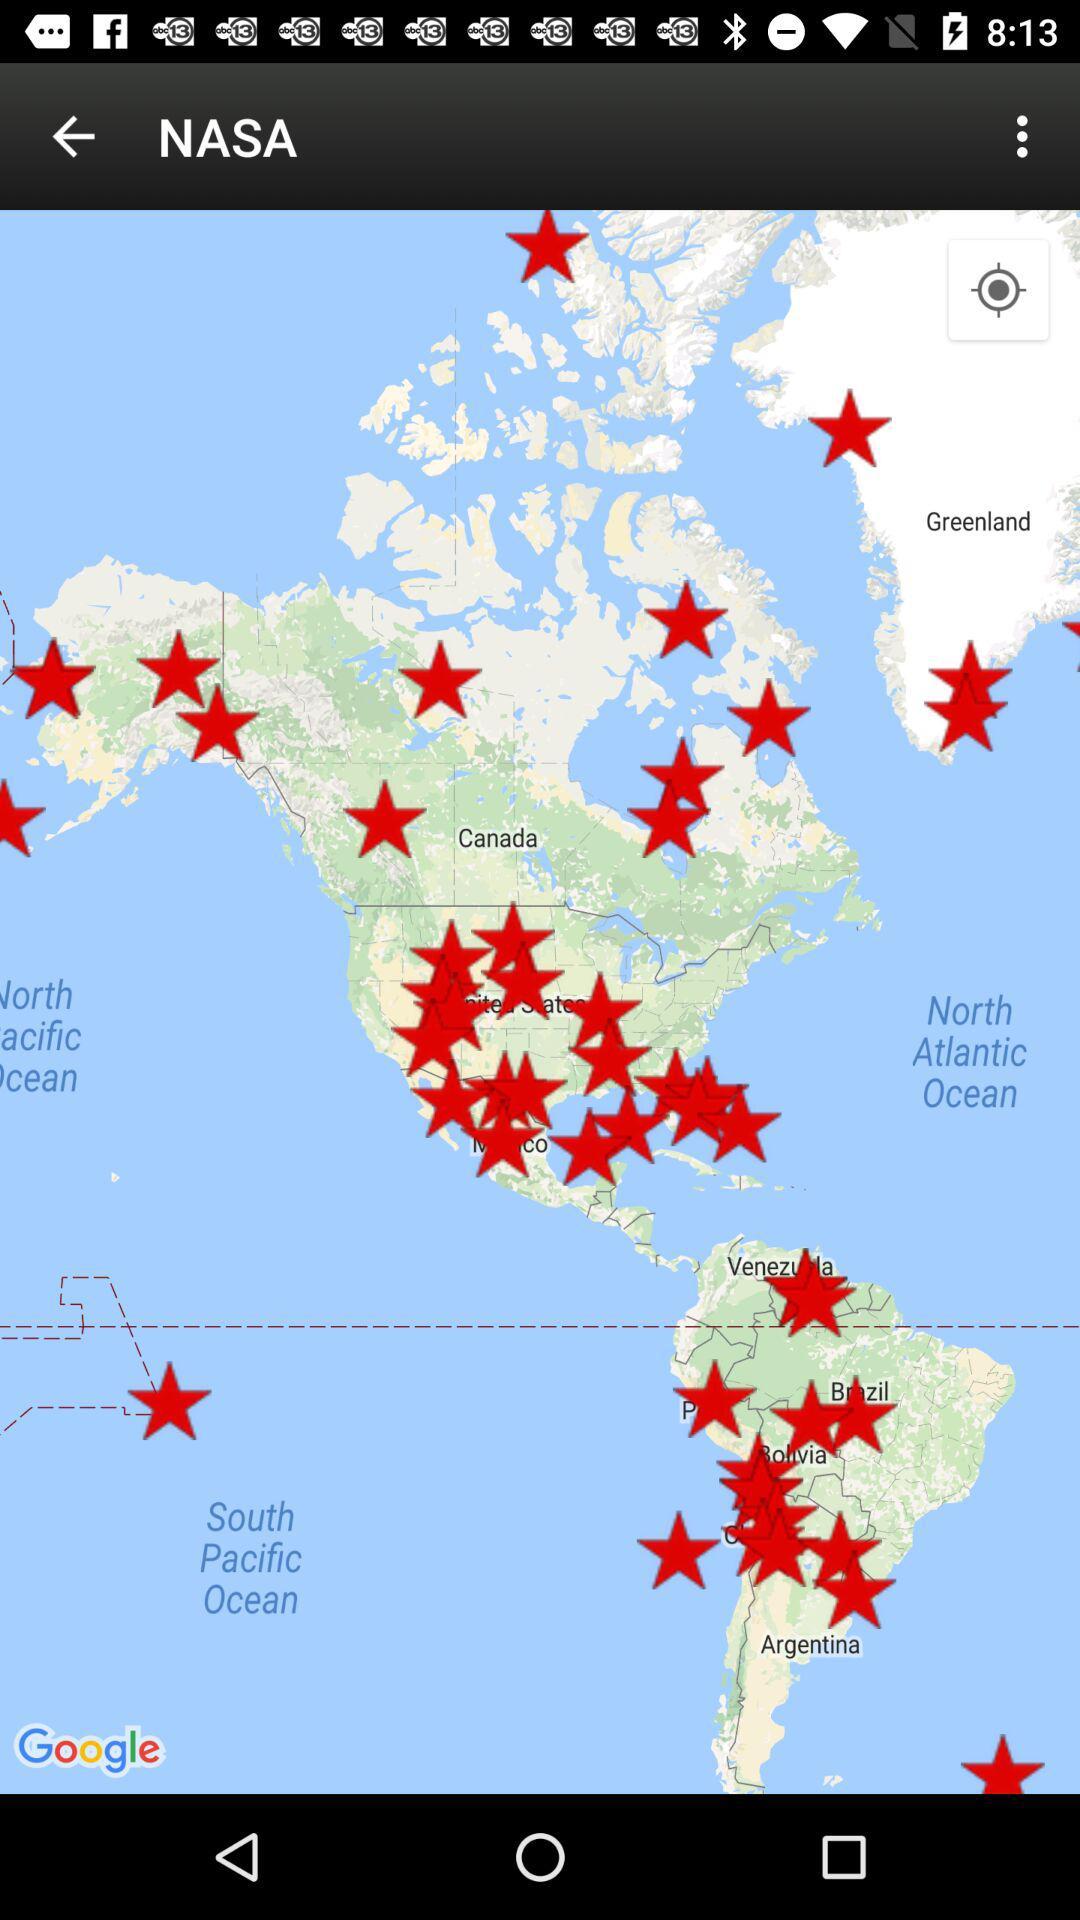 Image resolution: width=1080 pixels, height=1920 pixels. Describe the element at coordinates (72, 135) in the screenshot. I see `app to the left of the nasa icon` at that location.